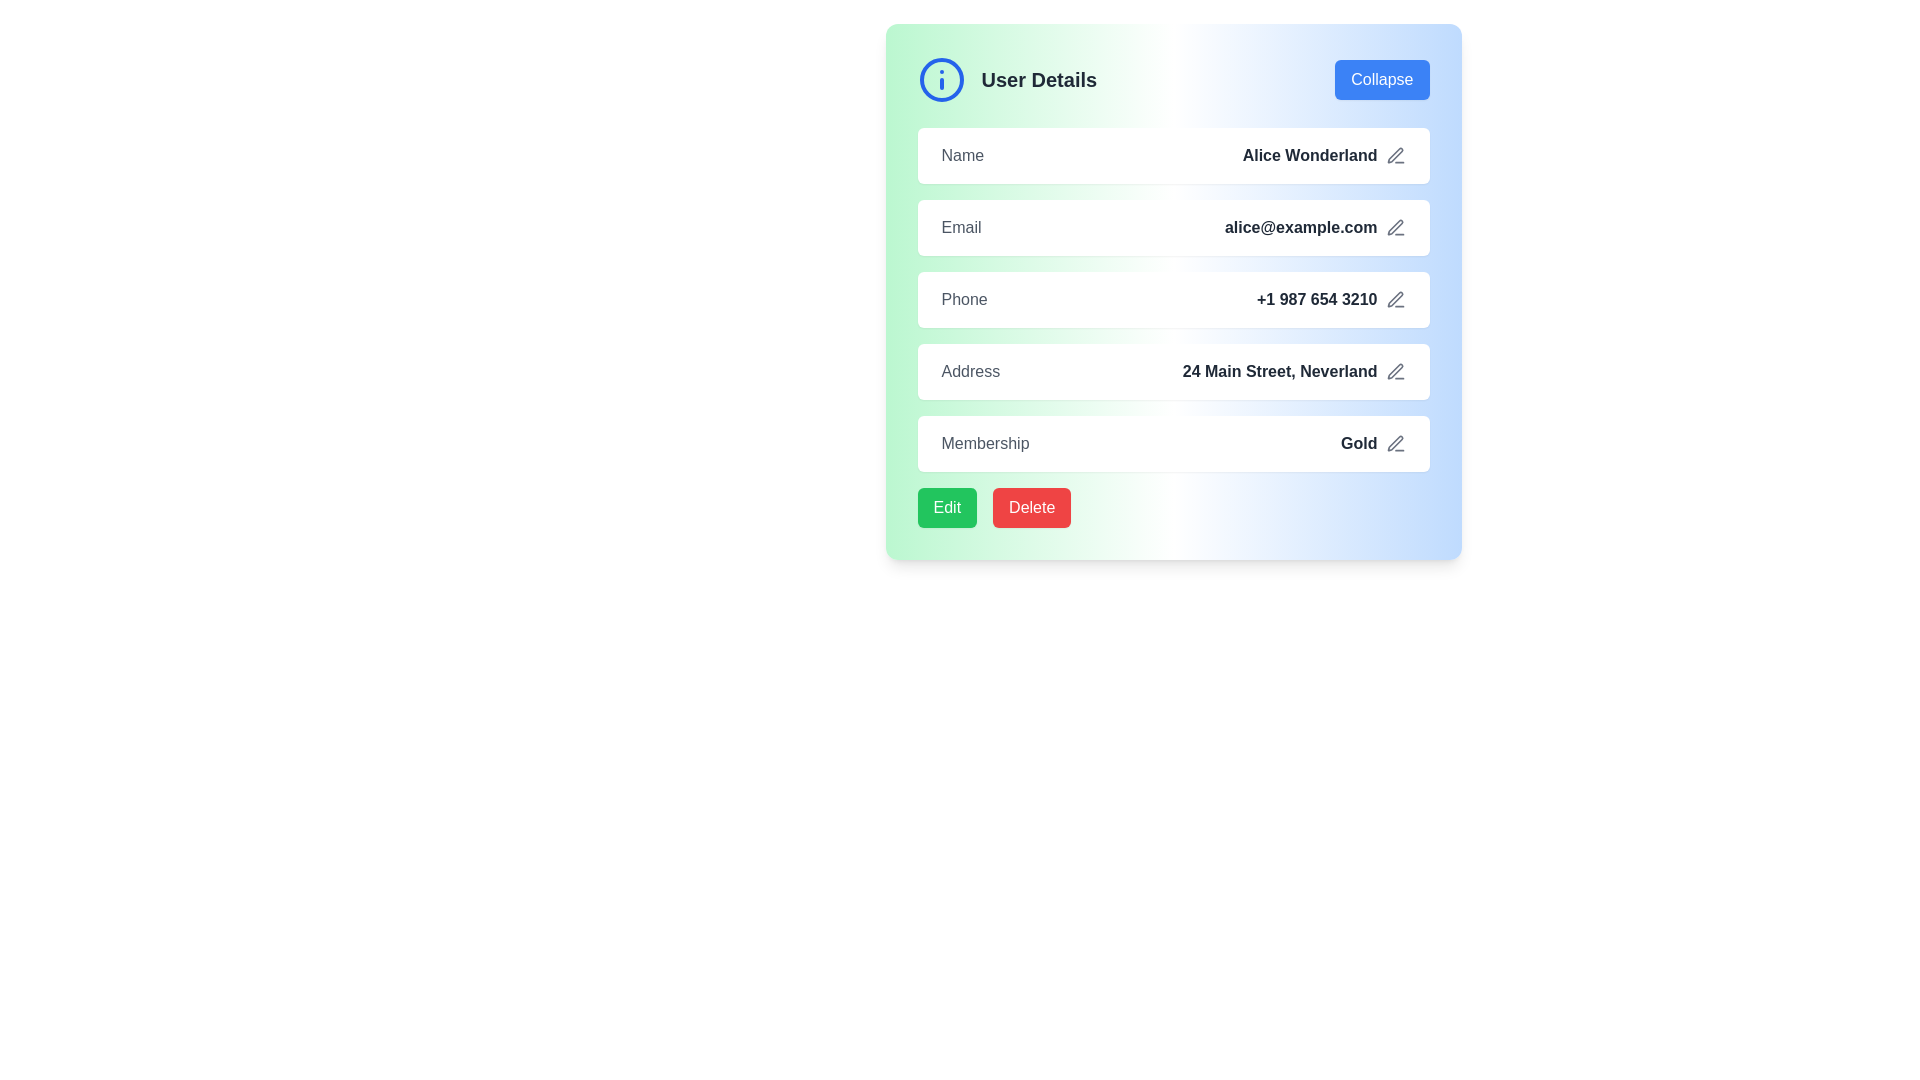 The height and width of the screenshot is (1080, 1920). Describe the element at coordinates (1394, 371) in the screenshot. I see `the pen icon located to the right side of the 'Address' field, which is gray by default and turns blue on hover, indicating its interactivity` at that location.